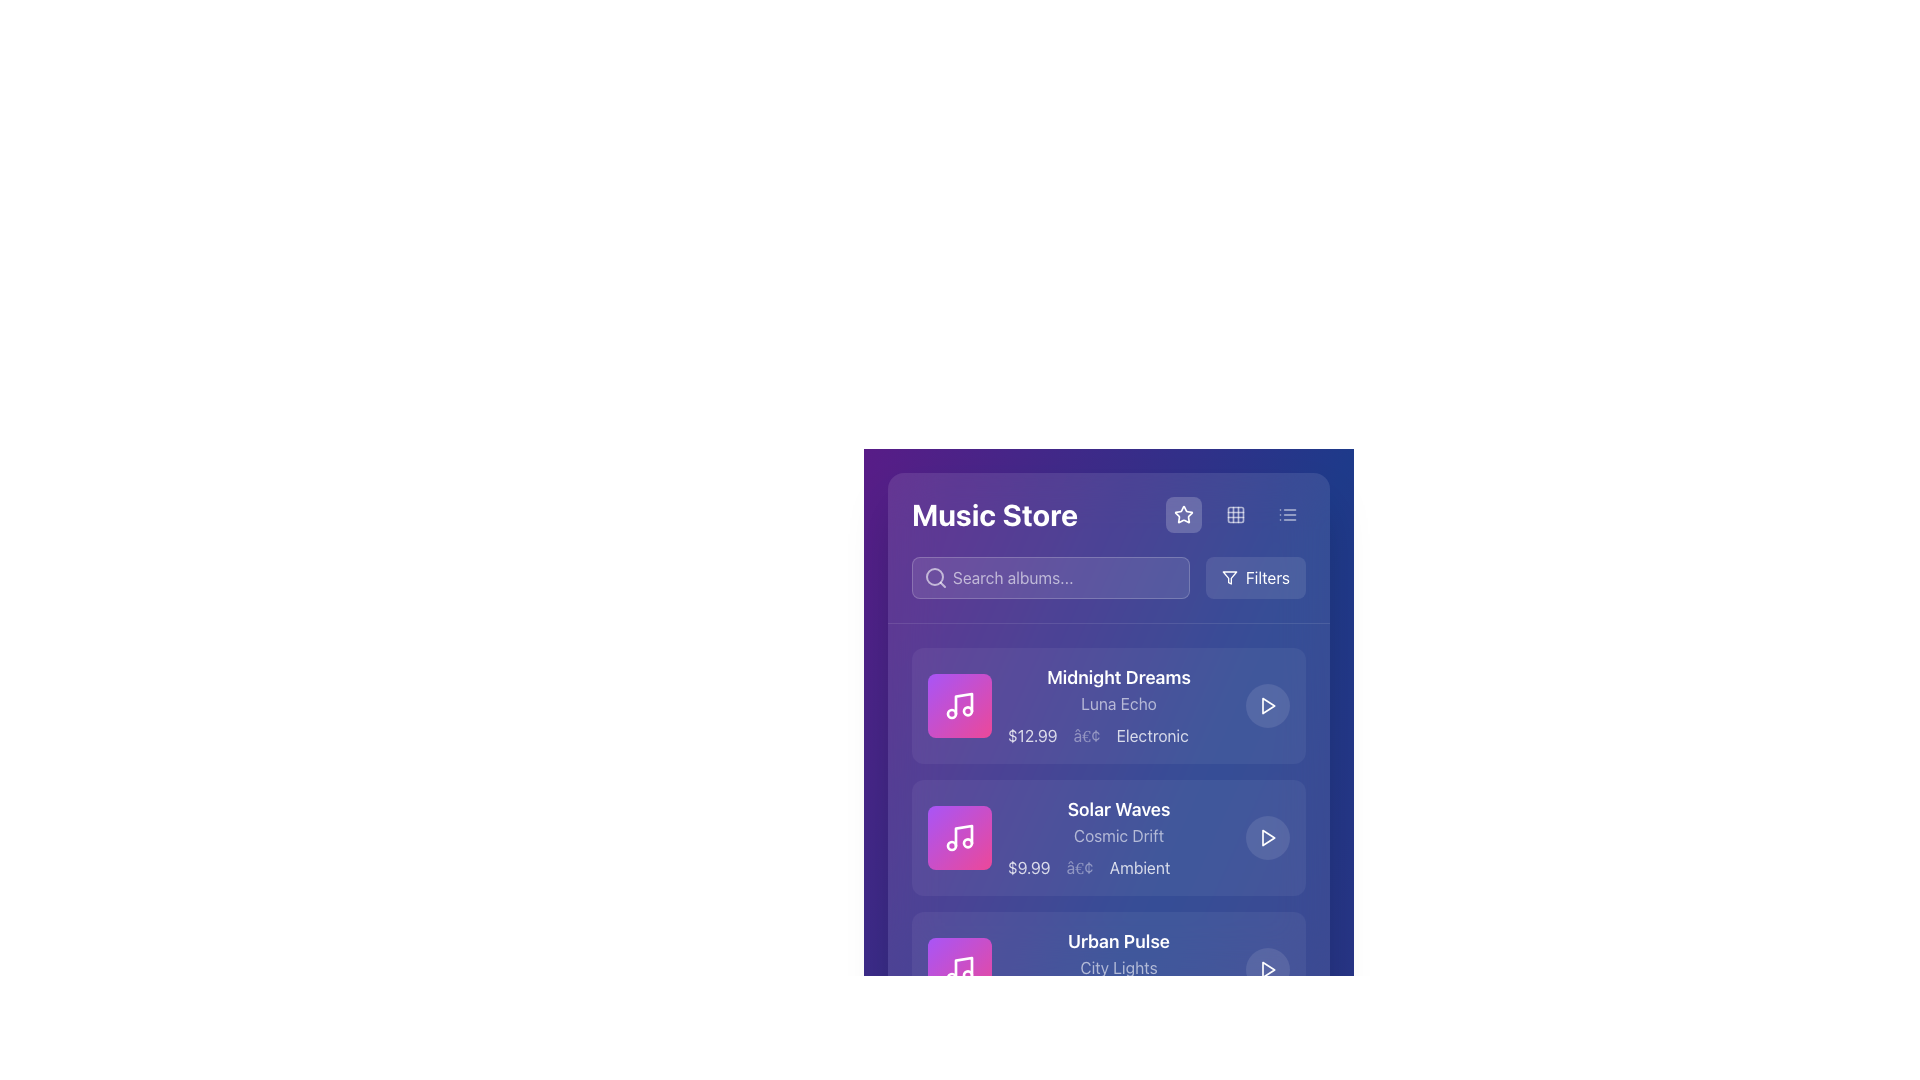 The image size is (1920, 1080). Describe the element at coordinates (1107, 968) in the screenshot. I see `the music album card that is the third entry in the vertical list of cards within the 'Music Store' section` at that location.